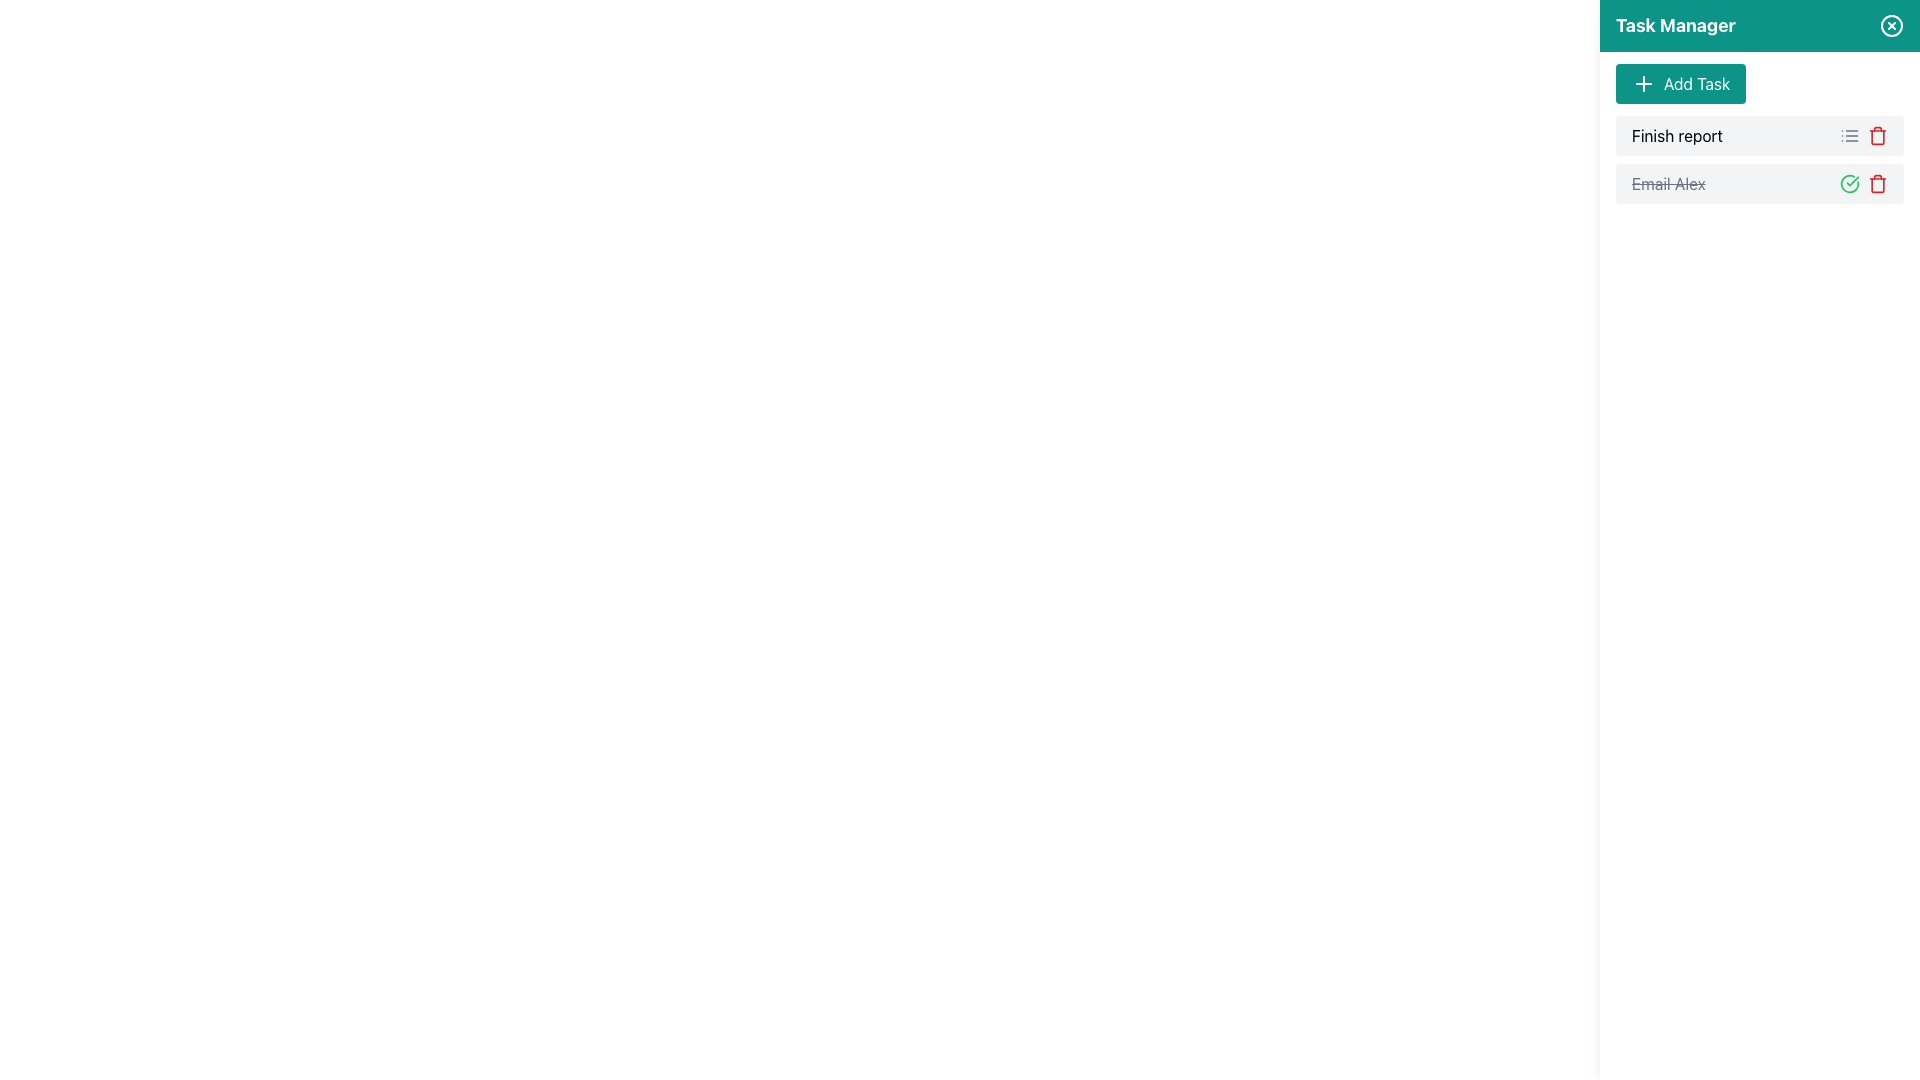 This screenshot has width=1920, height=1080. Describe the element at coordinates (1677, 135) in the screenshot. I see `the text label of the first task in the 'Task Manager' section, which describes the associated task` at that location.